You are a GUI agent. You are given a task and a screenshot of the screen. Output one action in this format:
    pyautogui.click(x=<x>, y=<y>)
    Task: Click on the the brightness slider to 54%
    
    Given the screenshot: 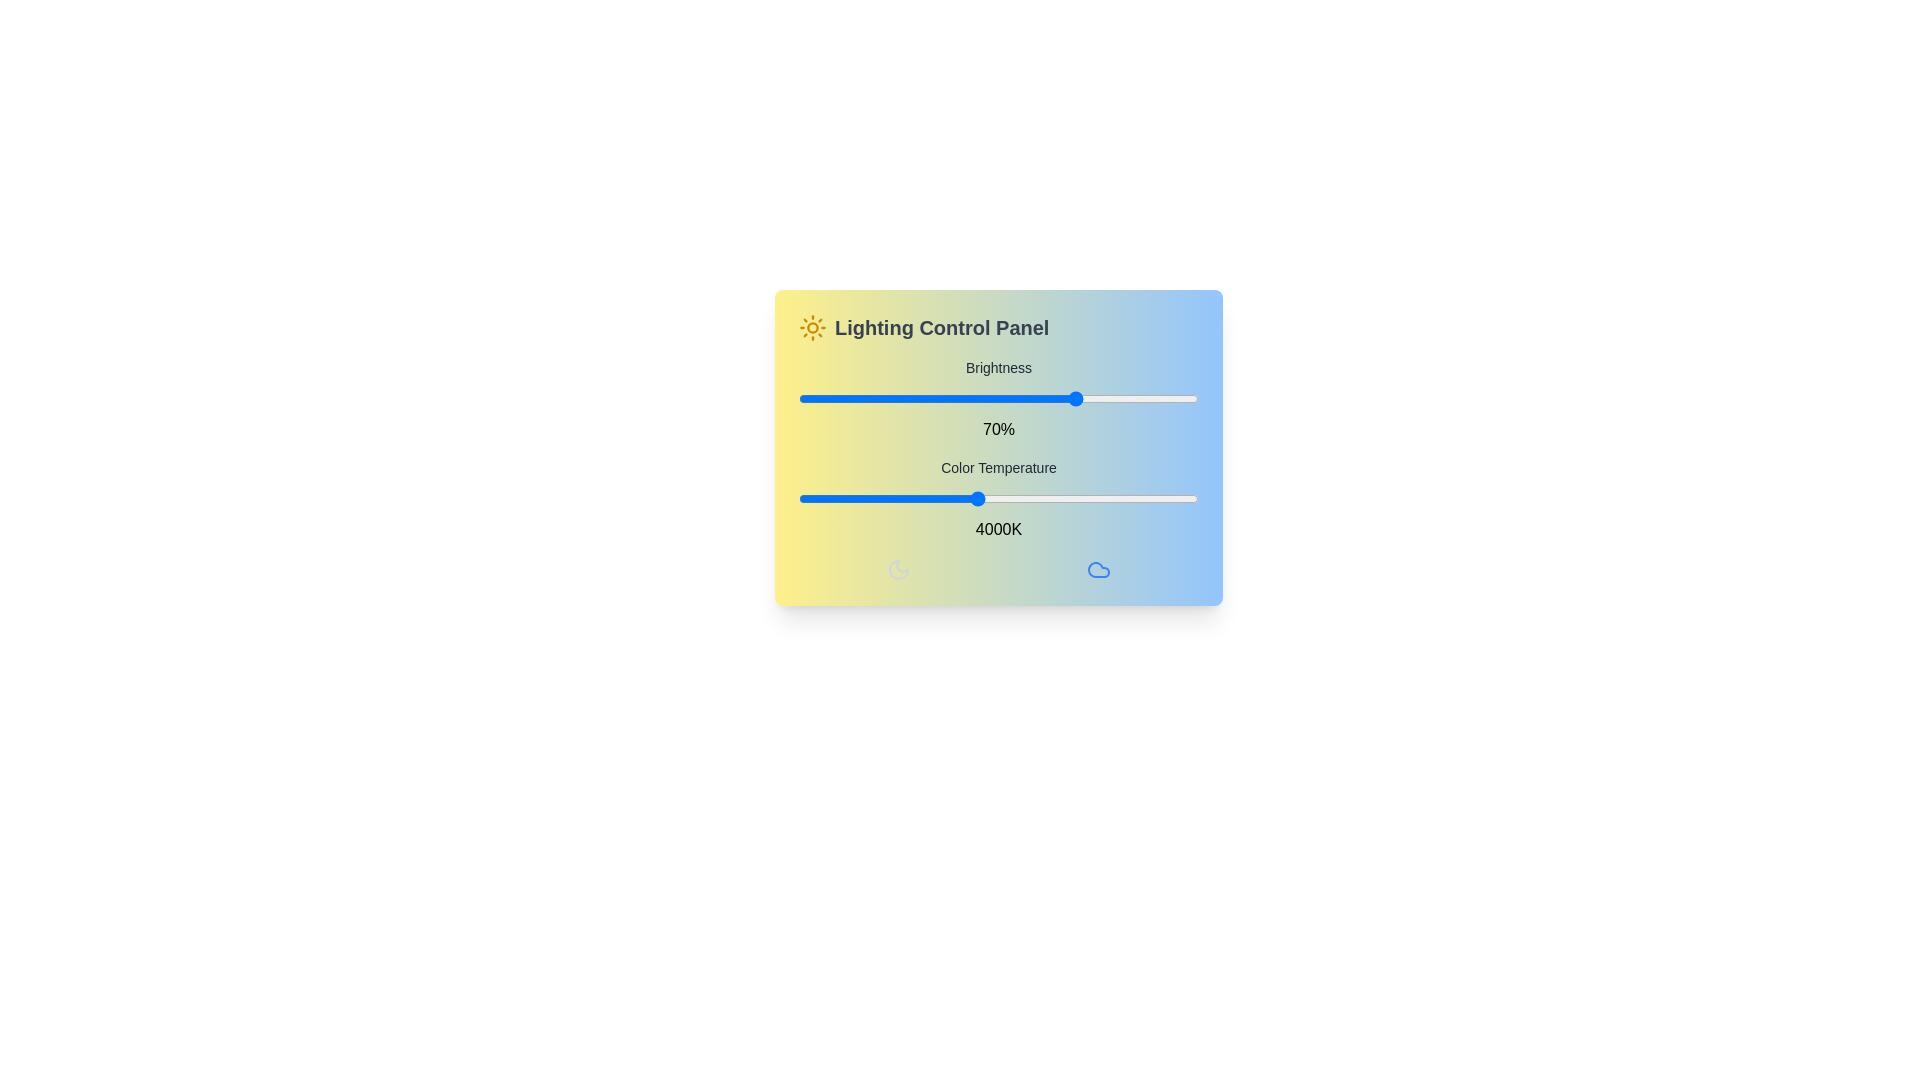 What is the action you would take?
    pyautogui.click(x=1014, y=398)
    